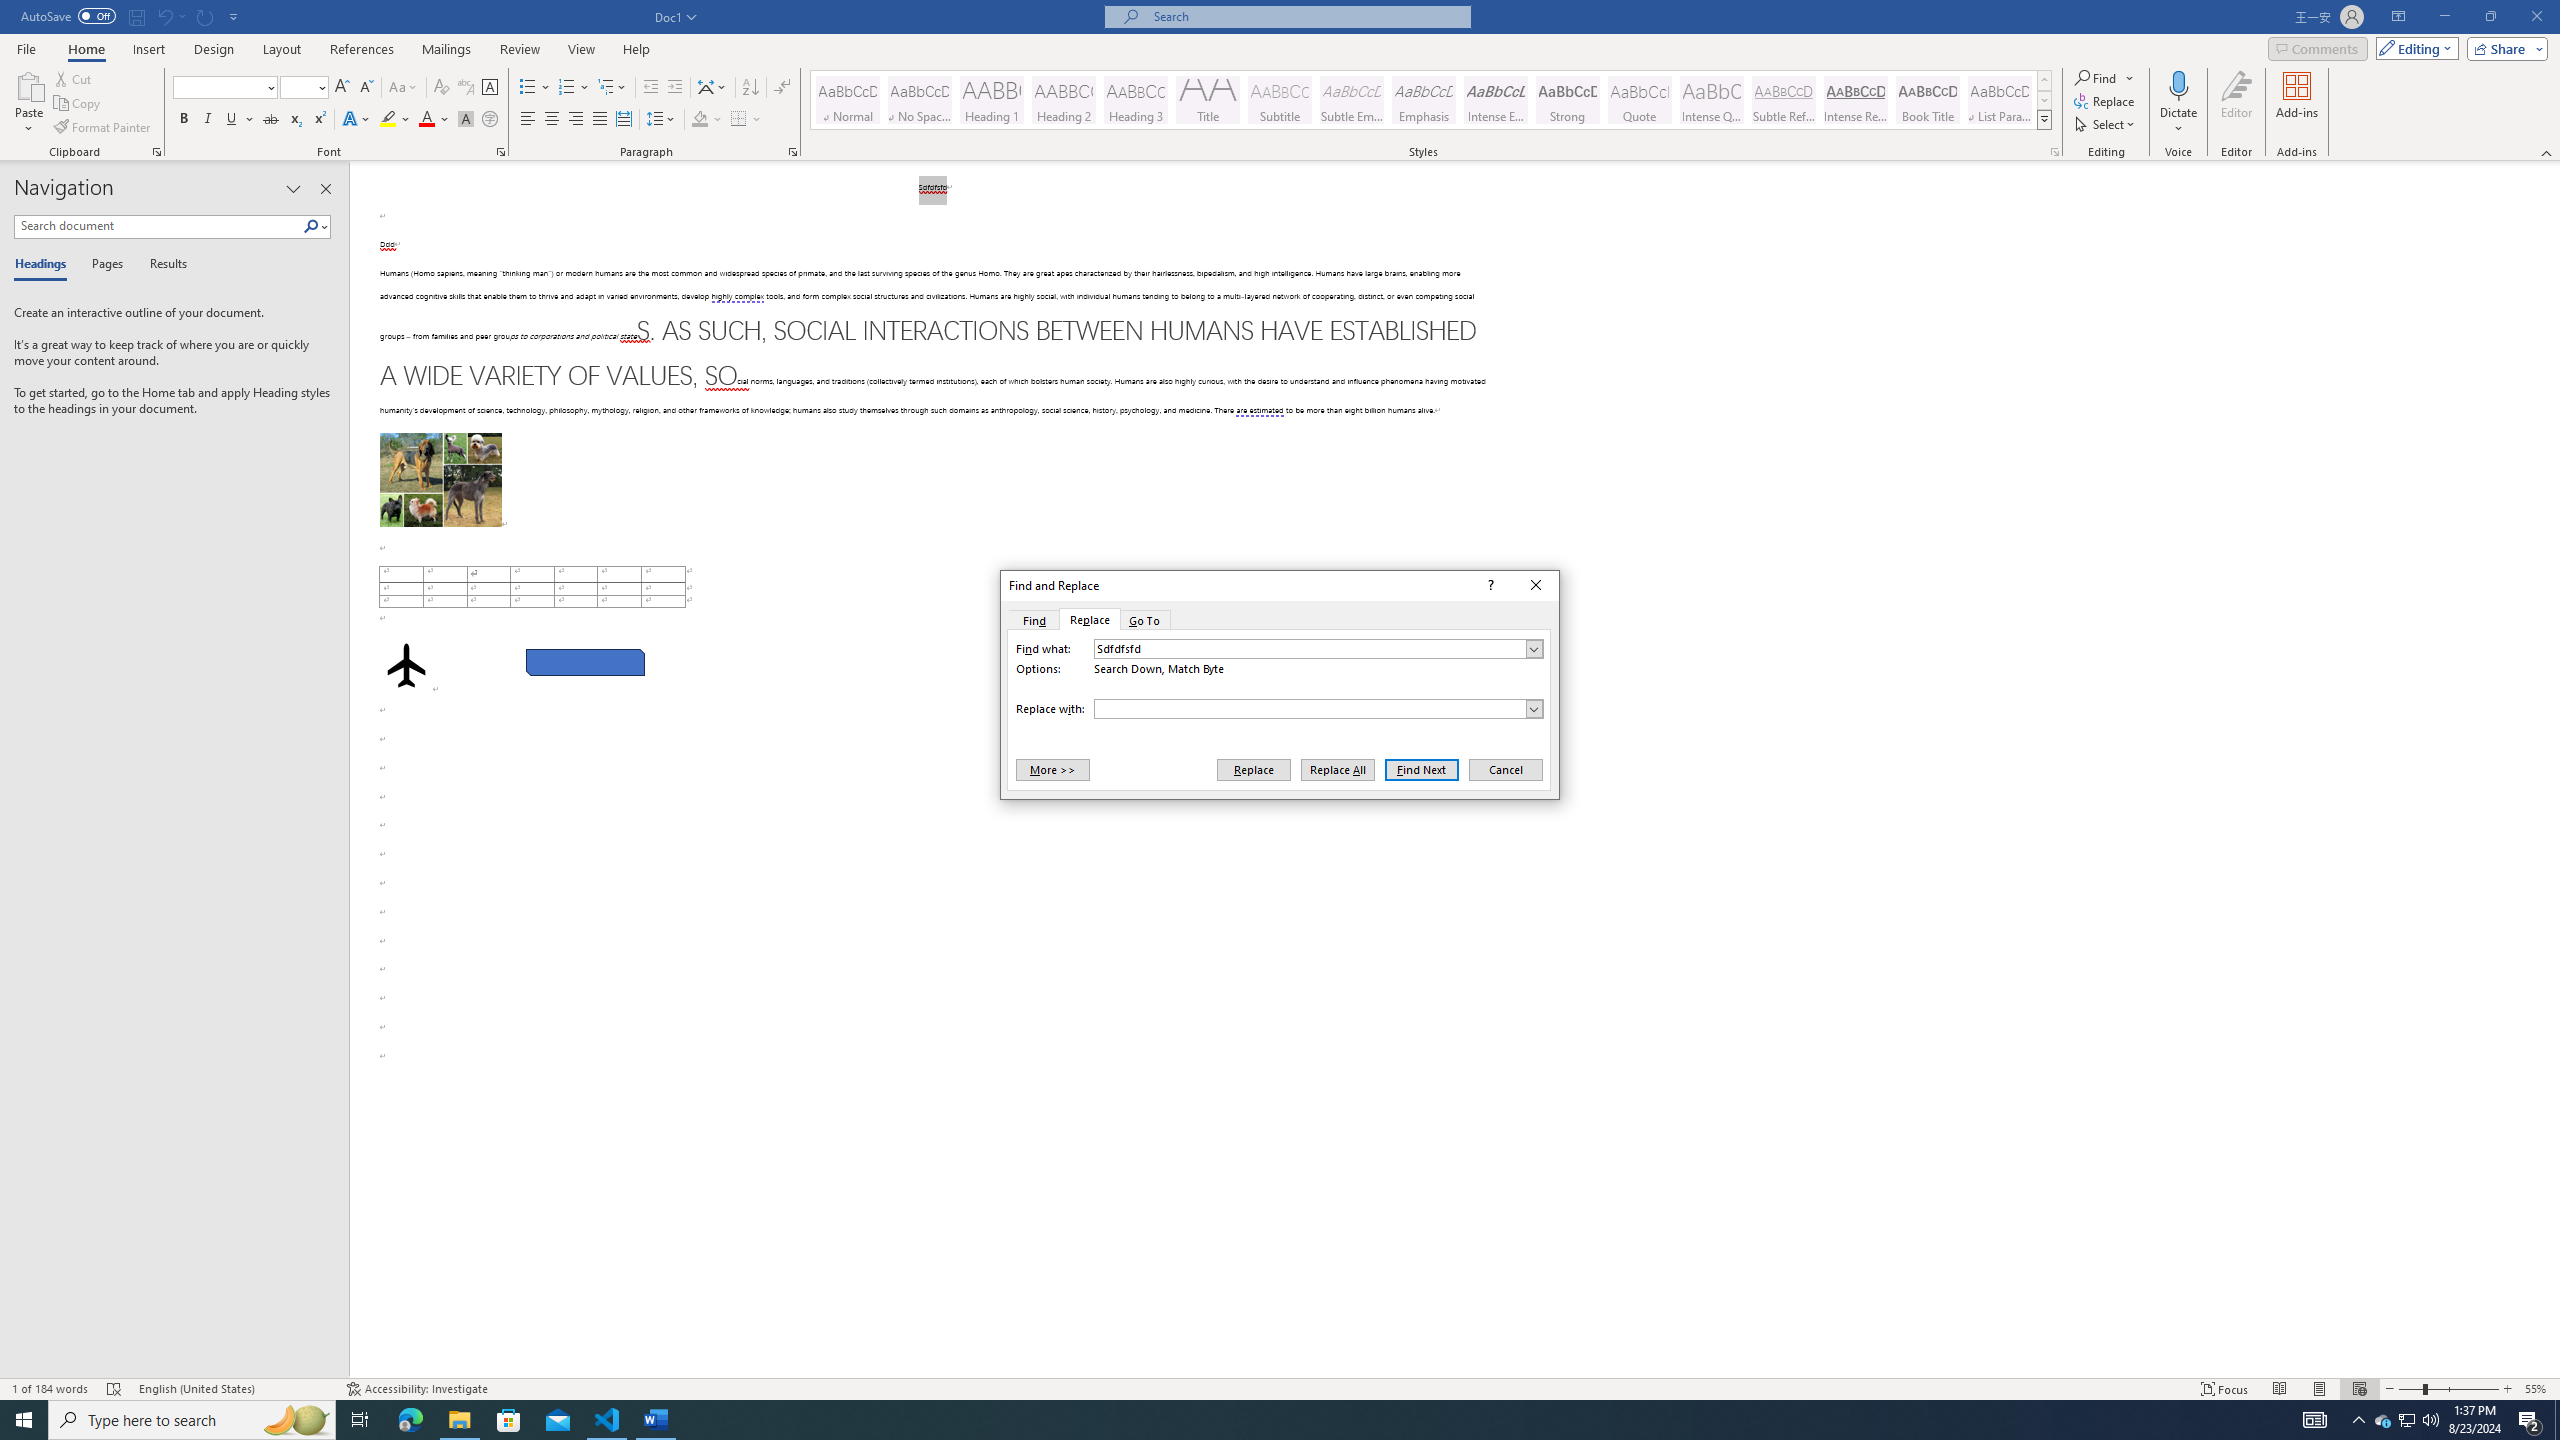  What do you see at coordinates (1051, 769) in the screenshot?
I see `'More >>'` at bounding box center [1051, 769].